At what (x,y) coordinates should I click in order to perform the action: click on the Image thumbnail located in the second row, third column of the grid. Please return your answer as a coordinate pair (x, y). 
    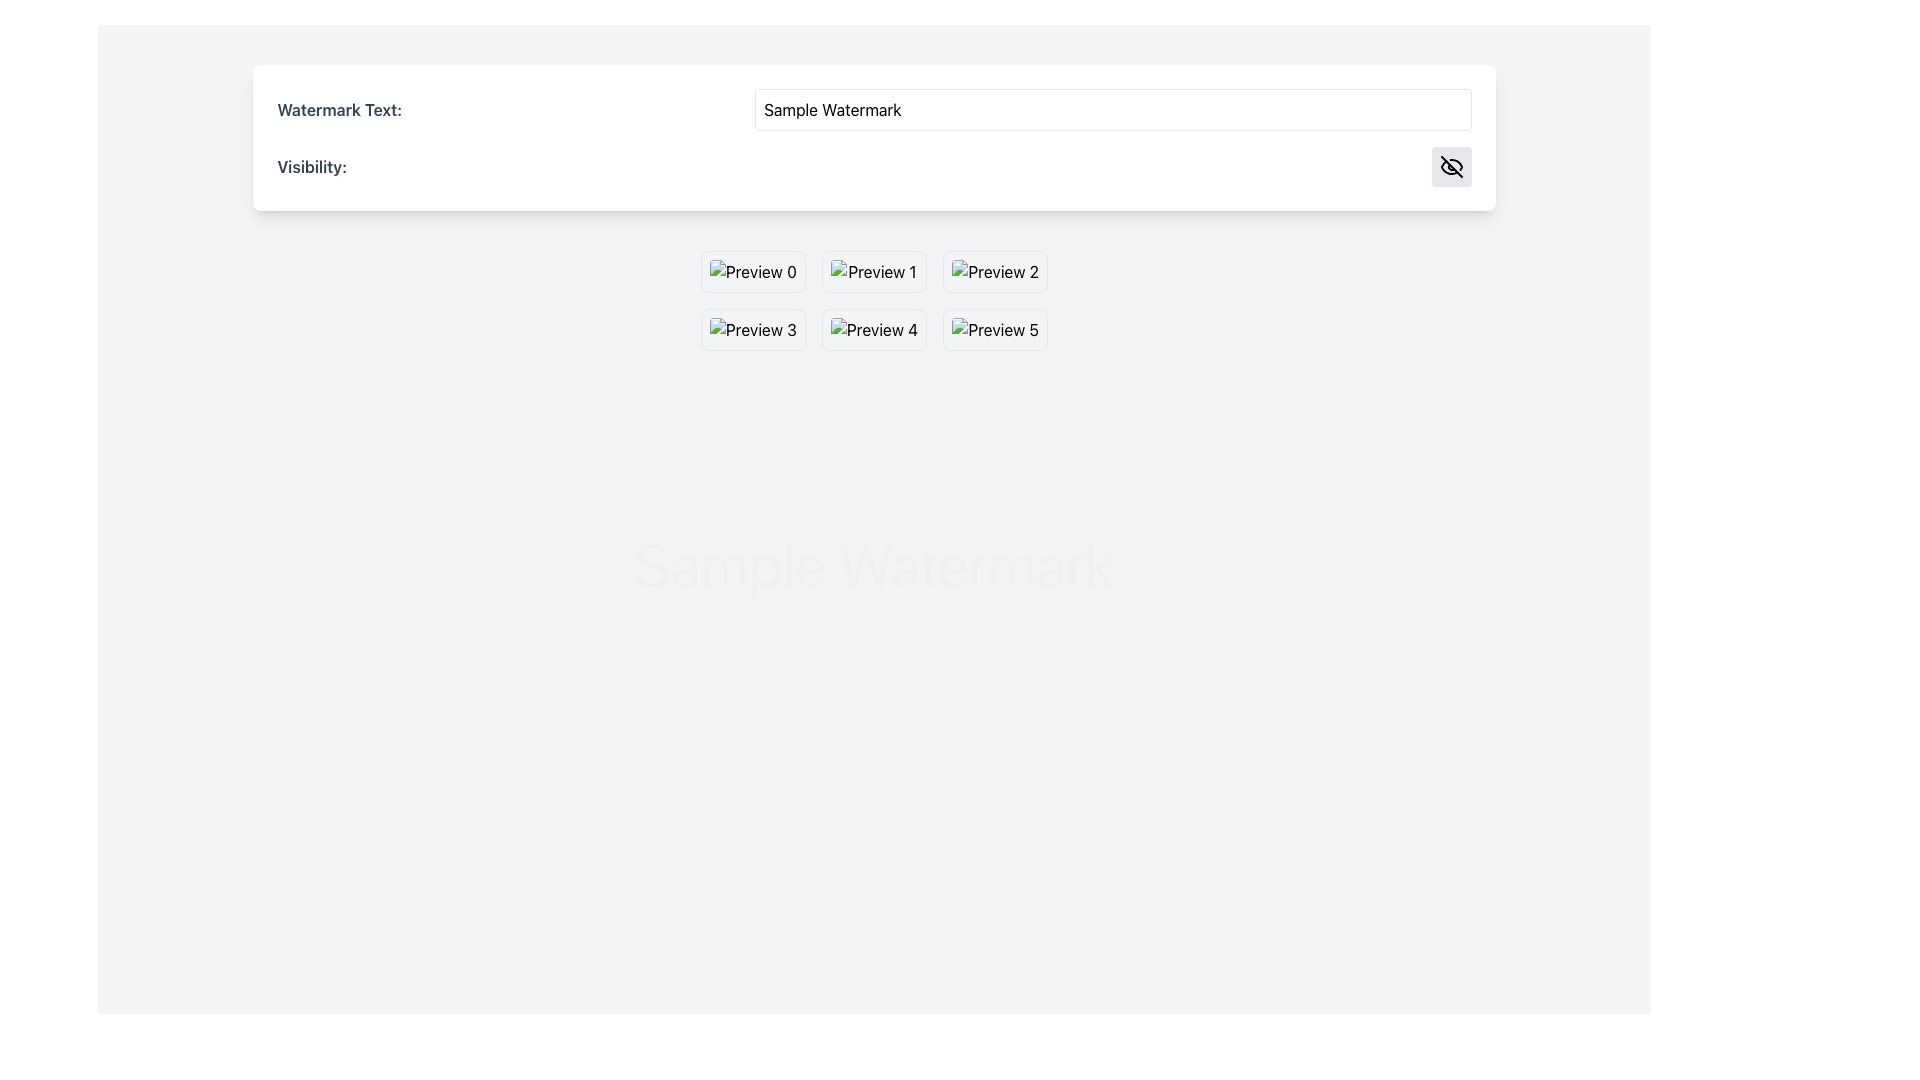
    Looking at the image, I should click on (995, 329).